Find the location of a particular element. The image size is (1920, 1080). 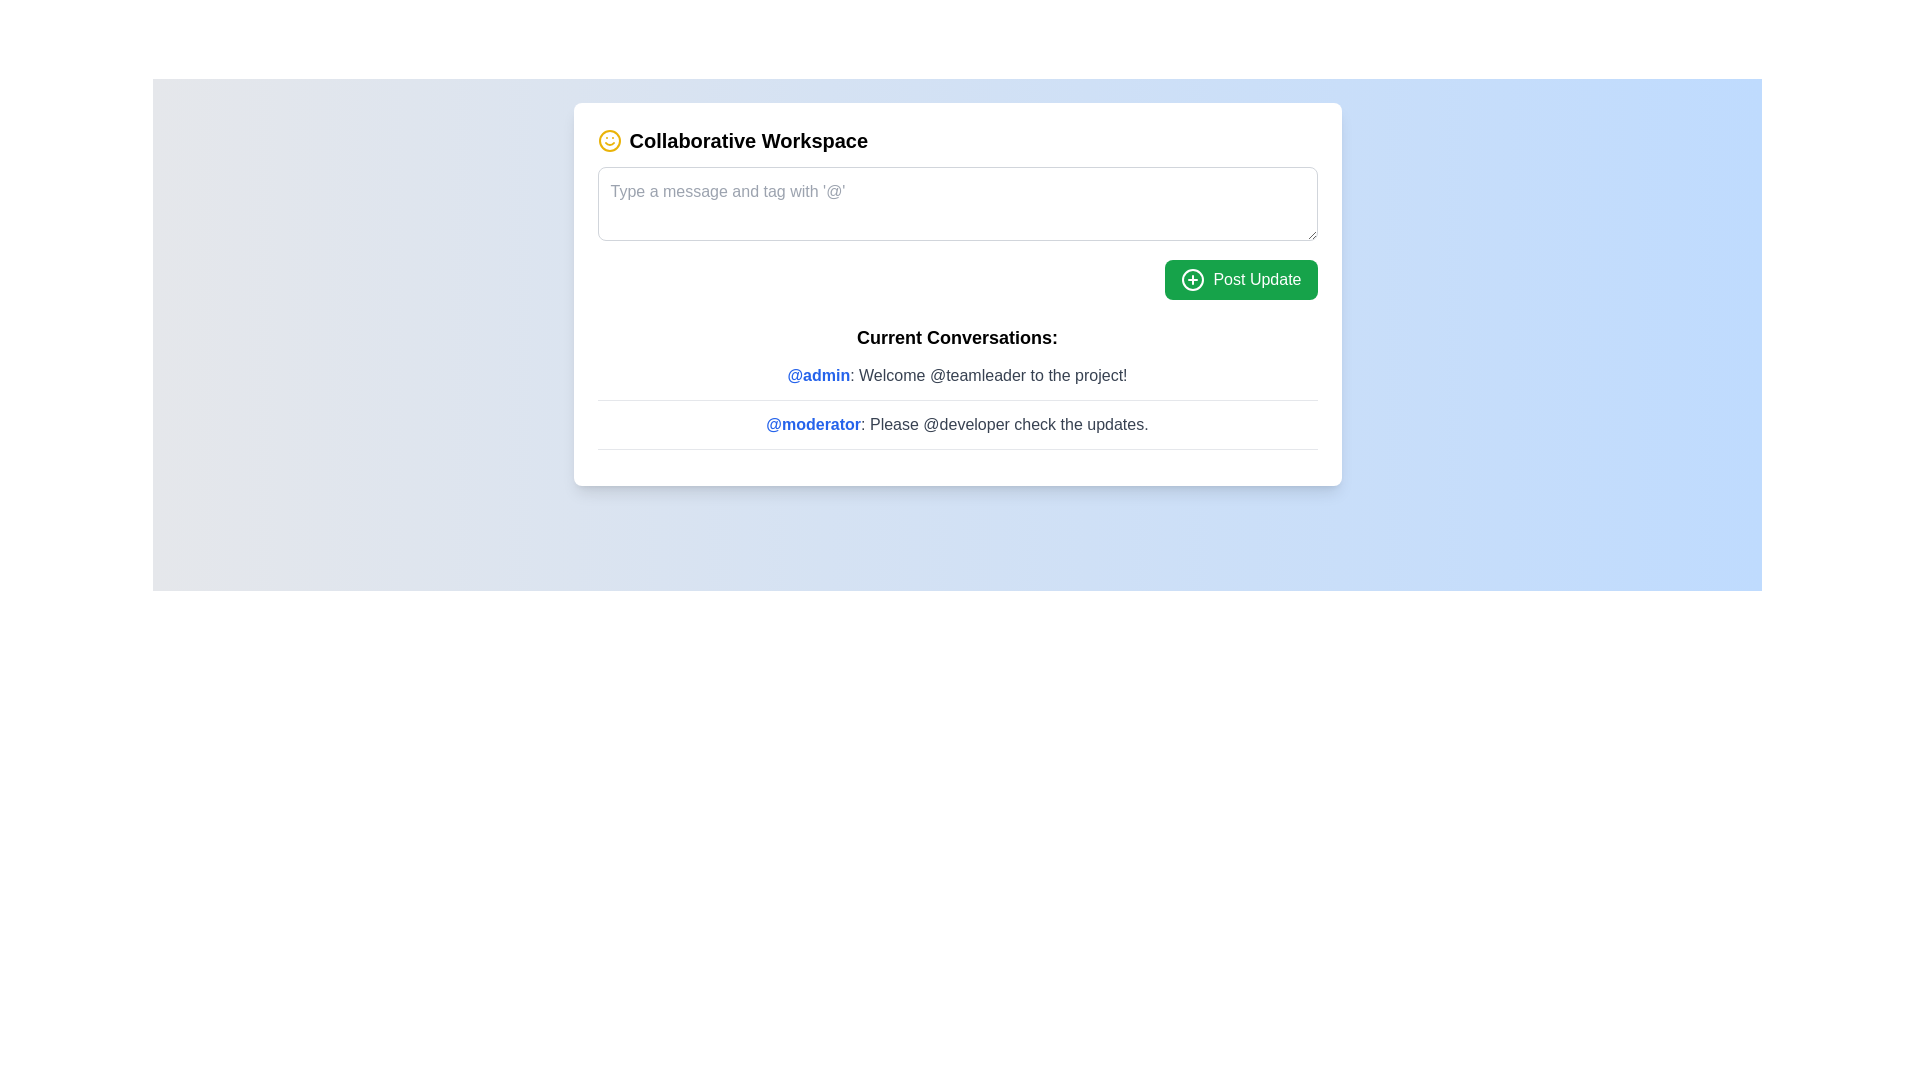

the message directed to '@teamleader' in the chat notification authored by '@admin', which is the first line in the 'Current Conversations' section is located at coordinates (956, 375).